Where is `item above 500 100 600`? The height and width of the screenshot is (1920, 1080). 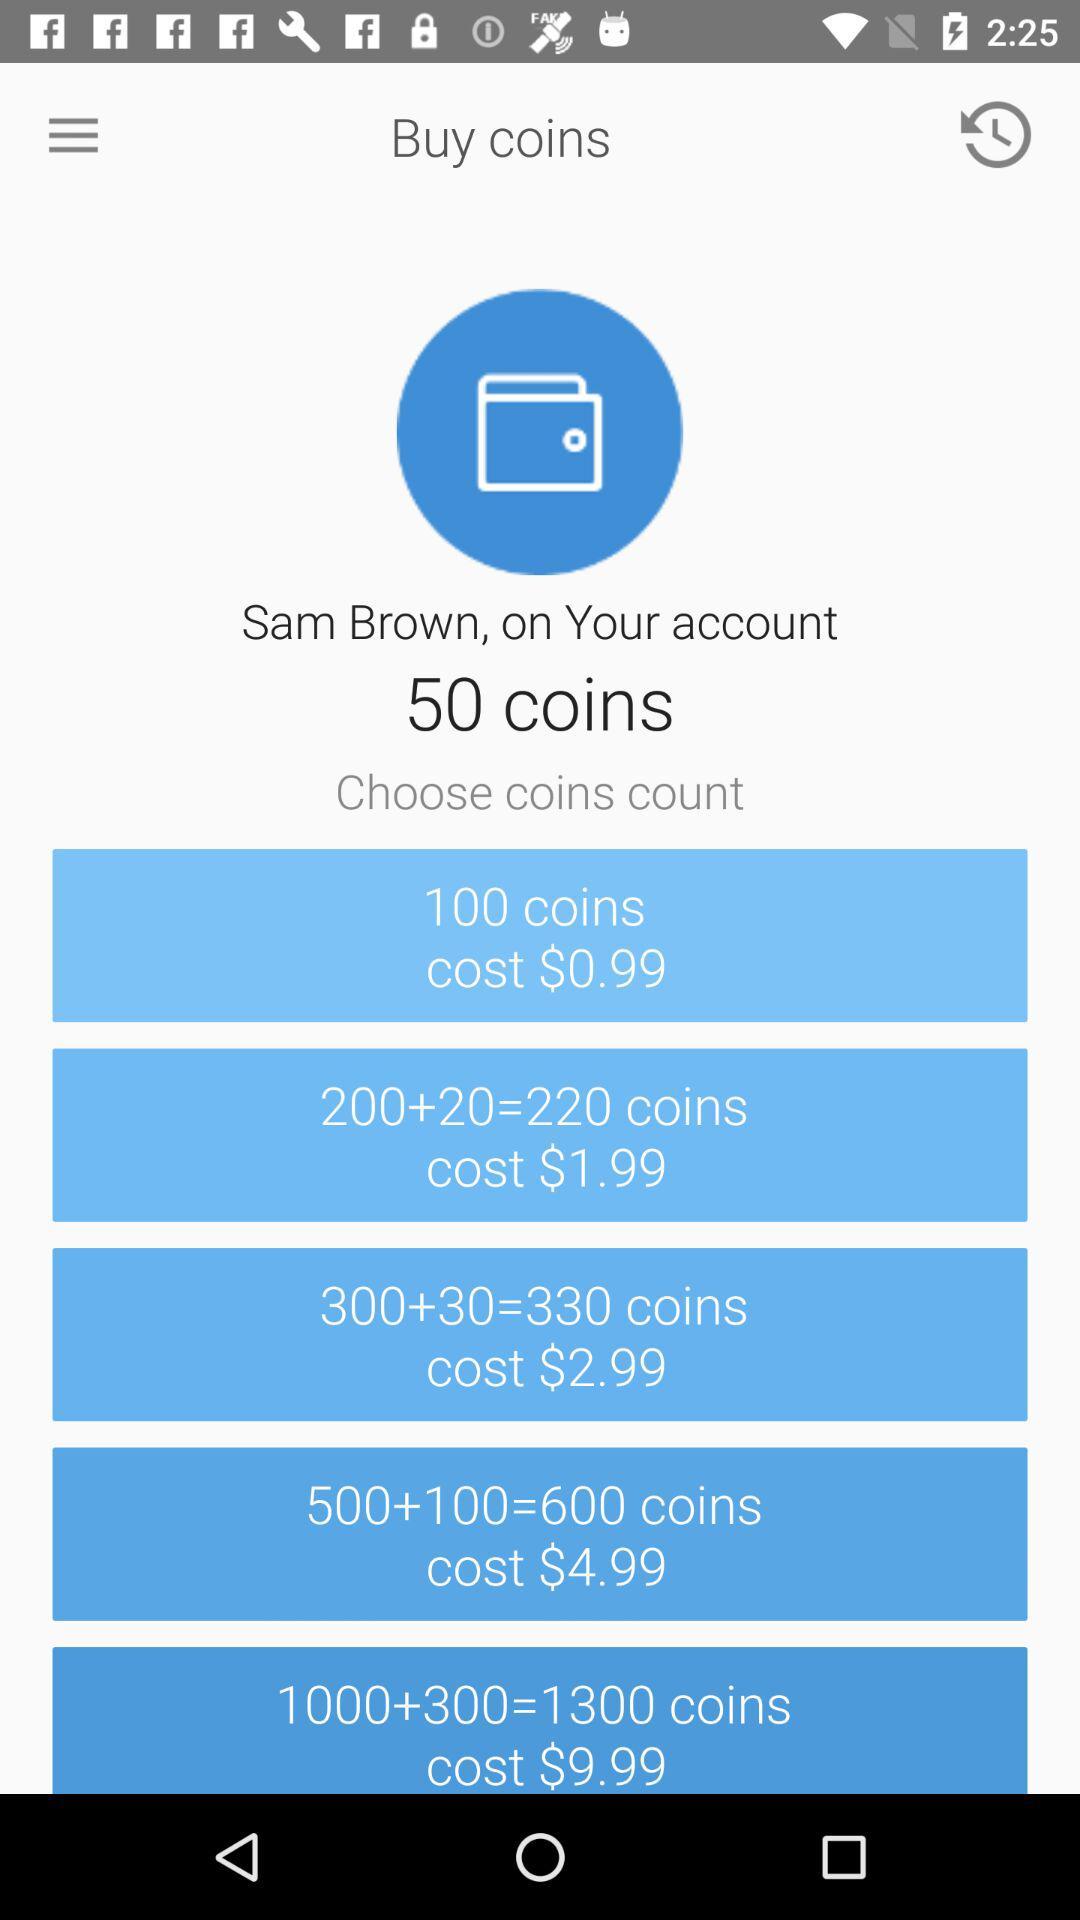 item above 500 100 600 is located at coordinates (540, 1334).